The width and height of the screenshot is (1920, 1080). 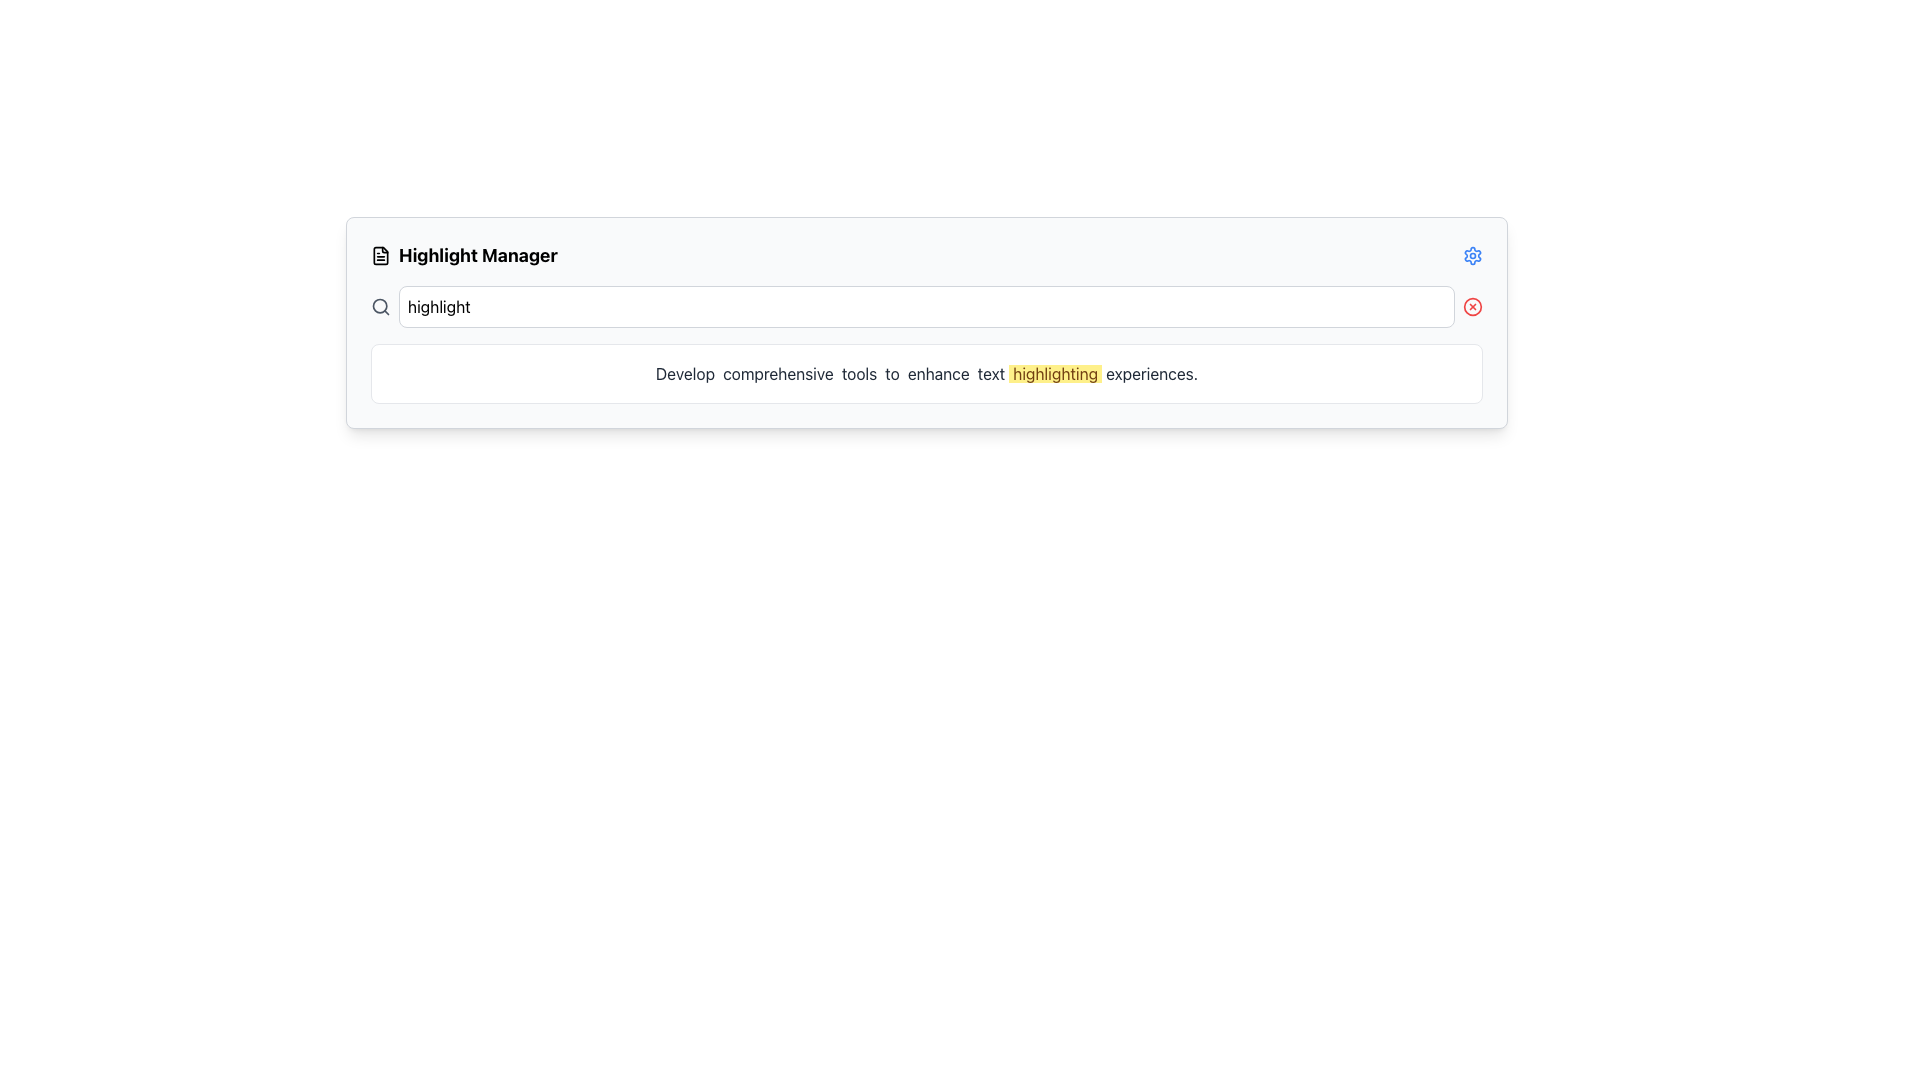 I want to click on the file icon representing a document with a folded corner located on the left side of the 'Highlight Manager' header section, so click(x=380, y=254).